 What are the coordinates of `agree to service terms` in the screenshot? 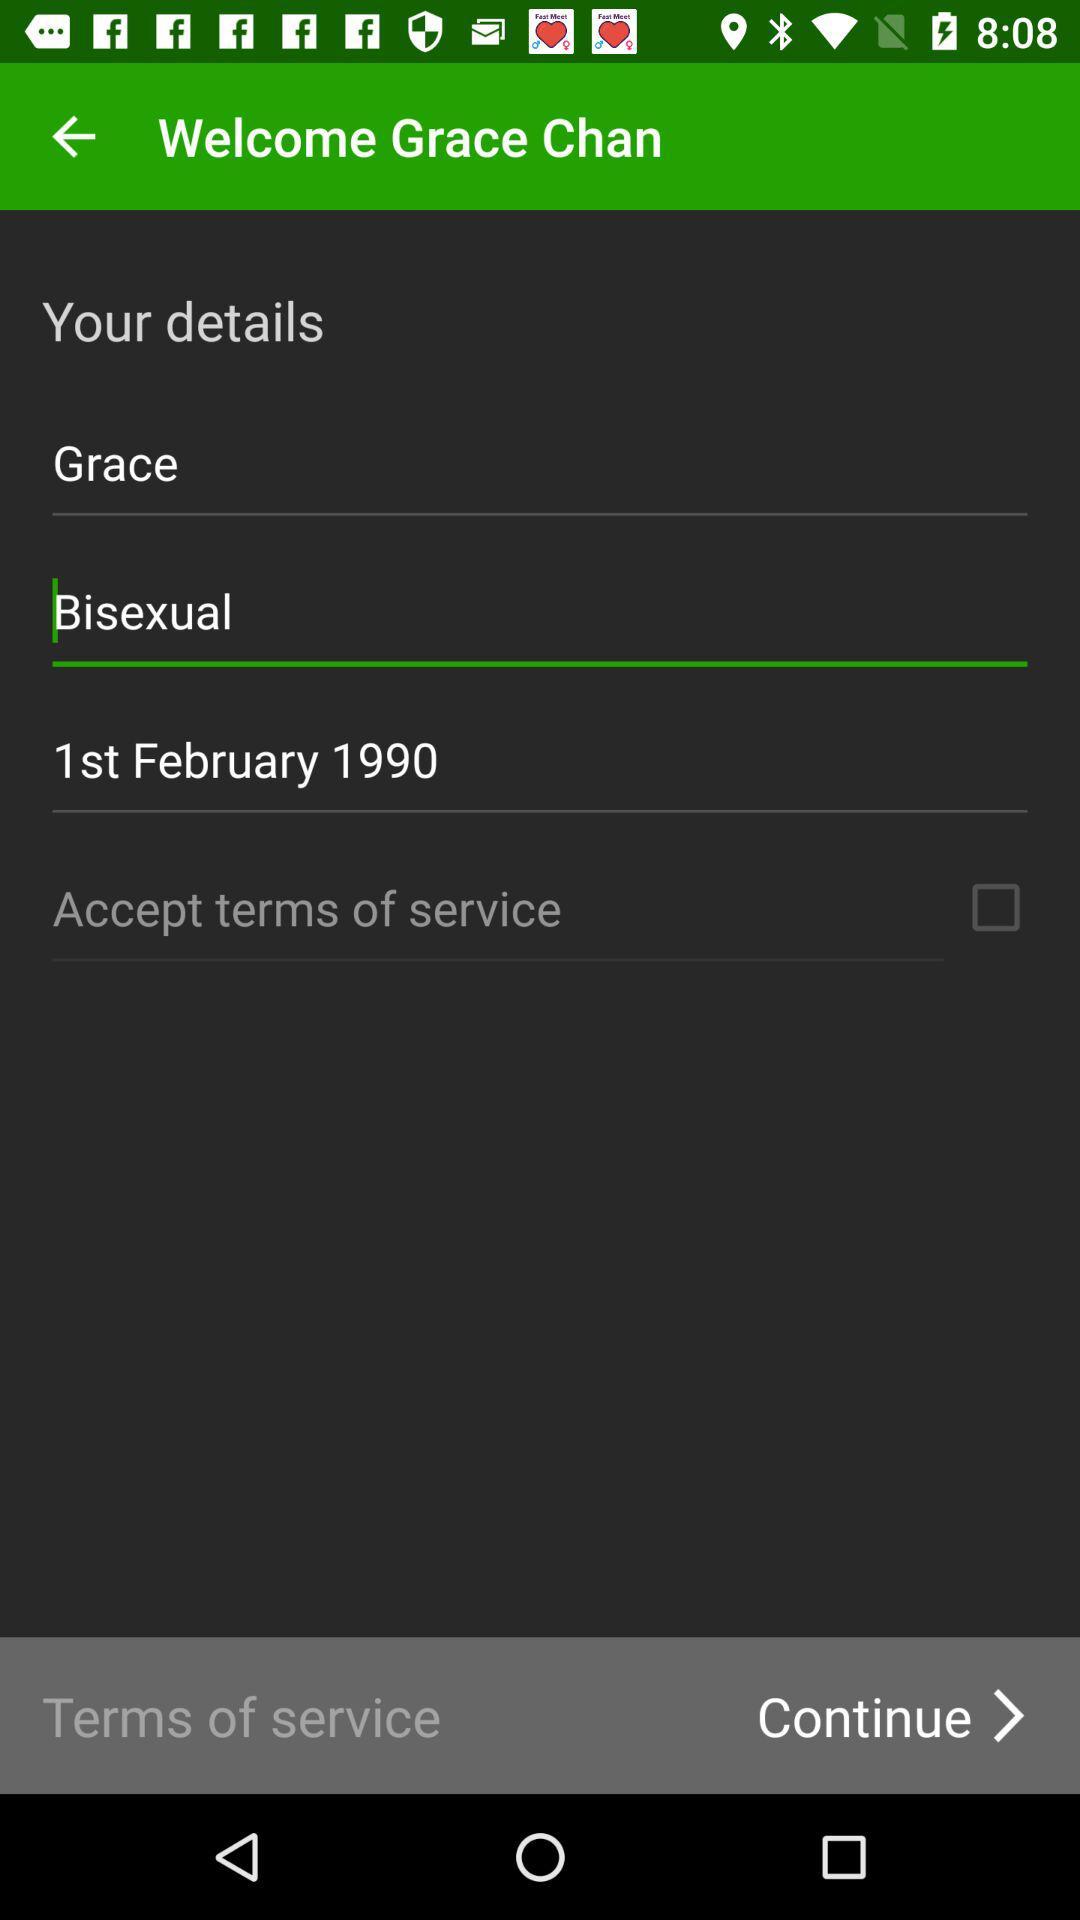 It's located at (995, 906).